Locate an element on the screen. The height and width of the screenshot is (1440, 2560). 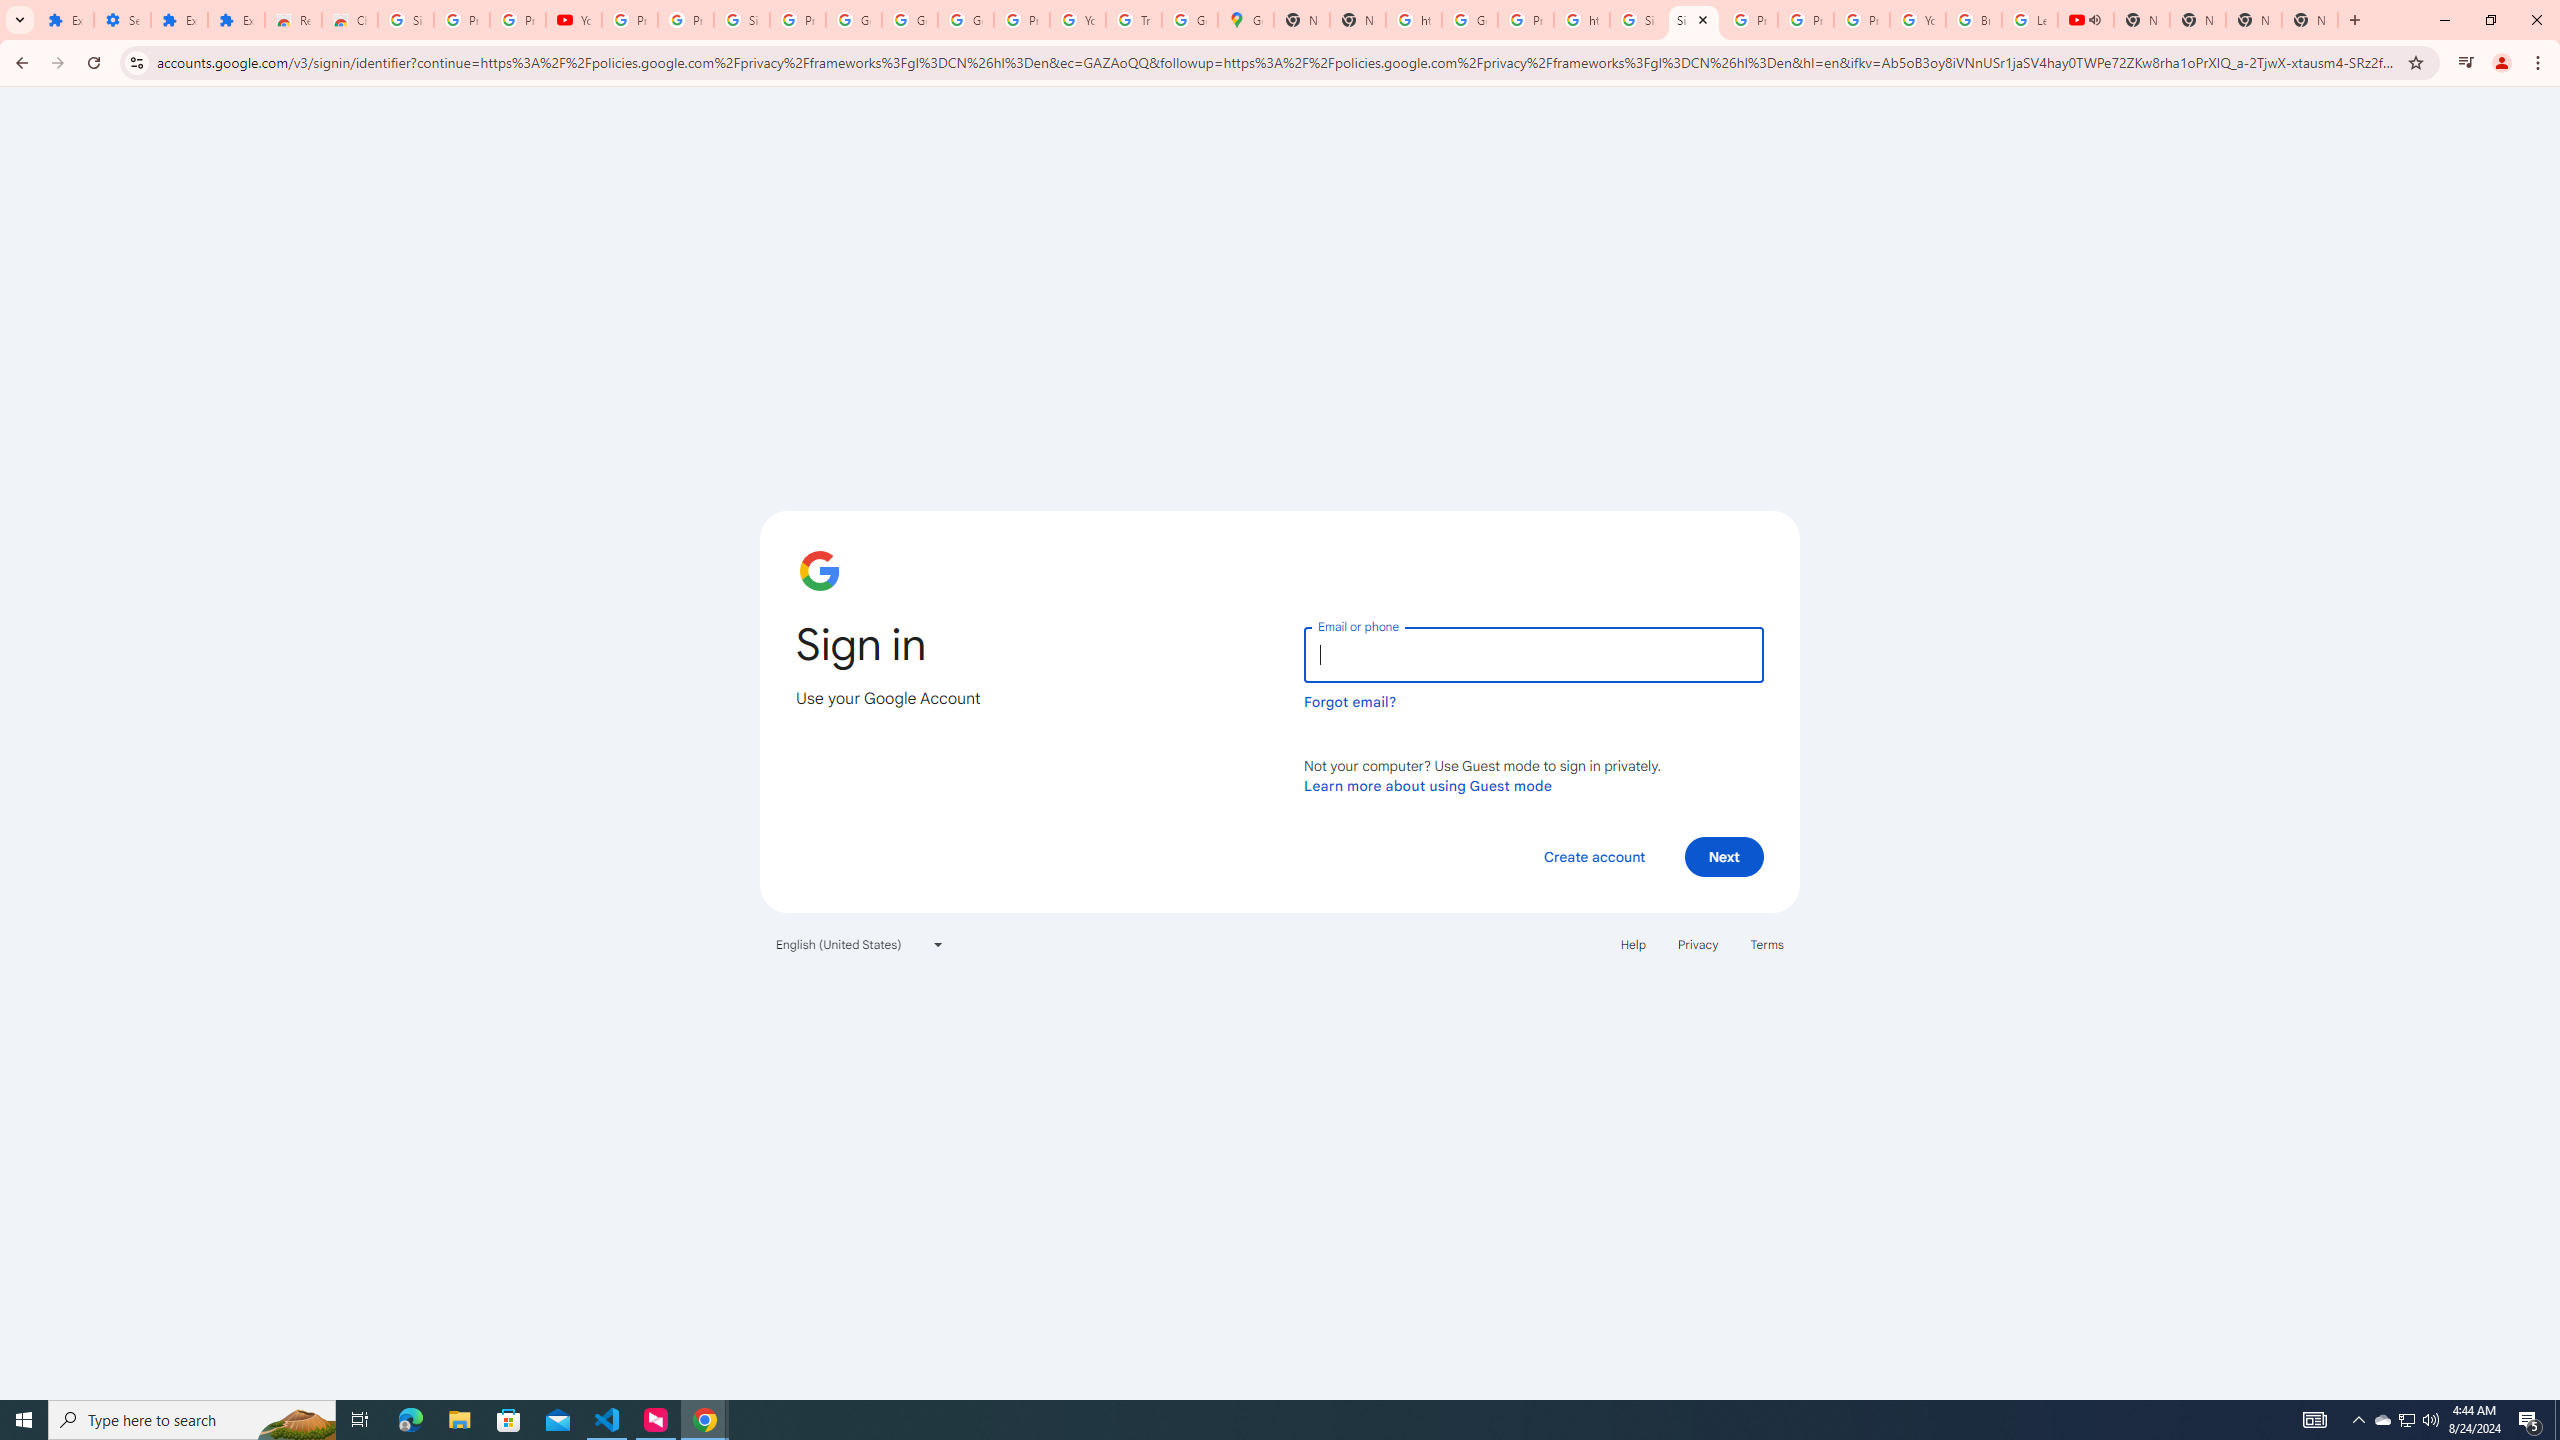
'Learn more about using Guest mode' is located at coordinates (1427, 785).